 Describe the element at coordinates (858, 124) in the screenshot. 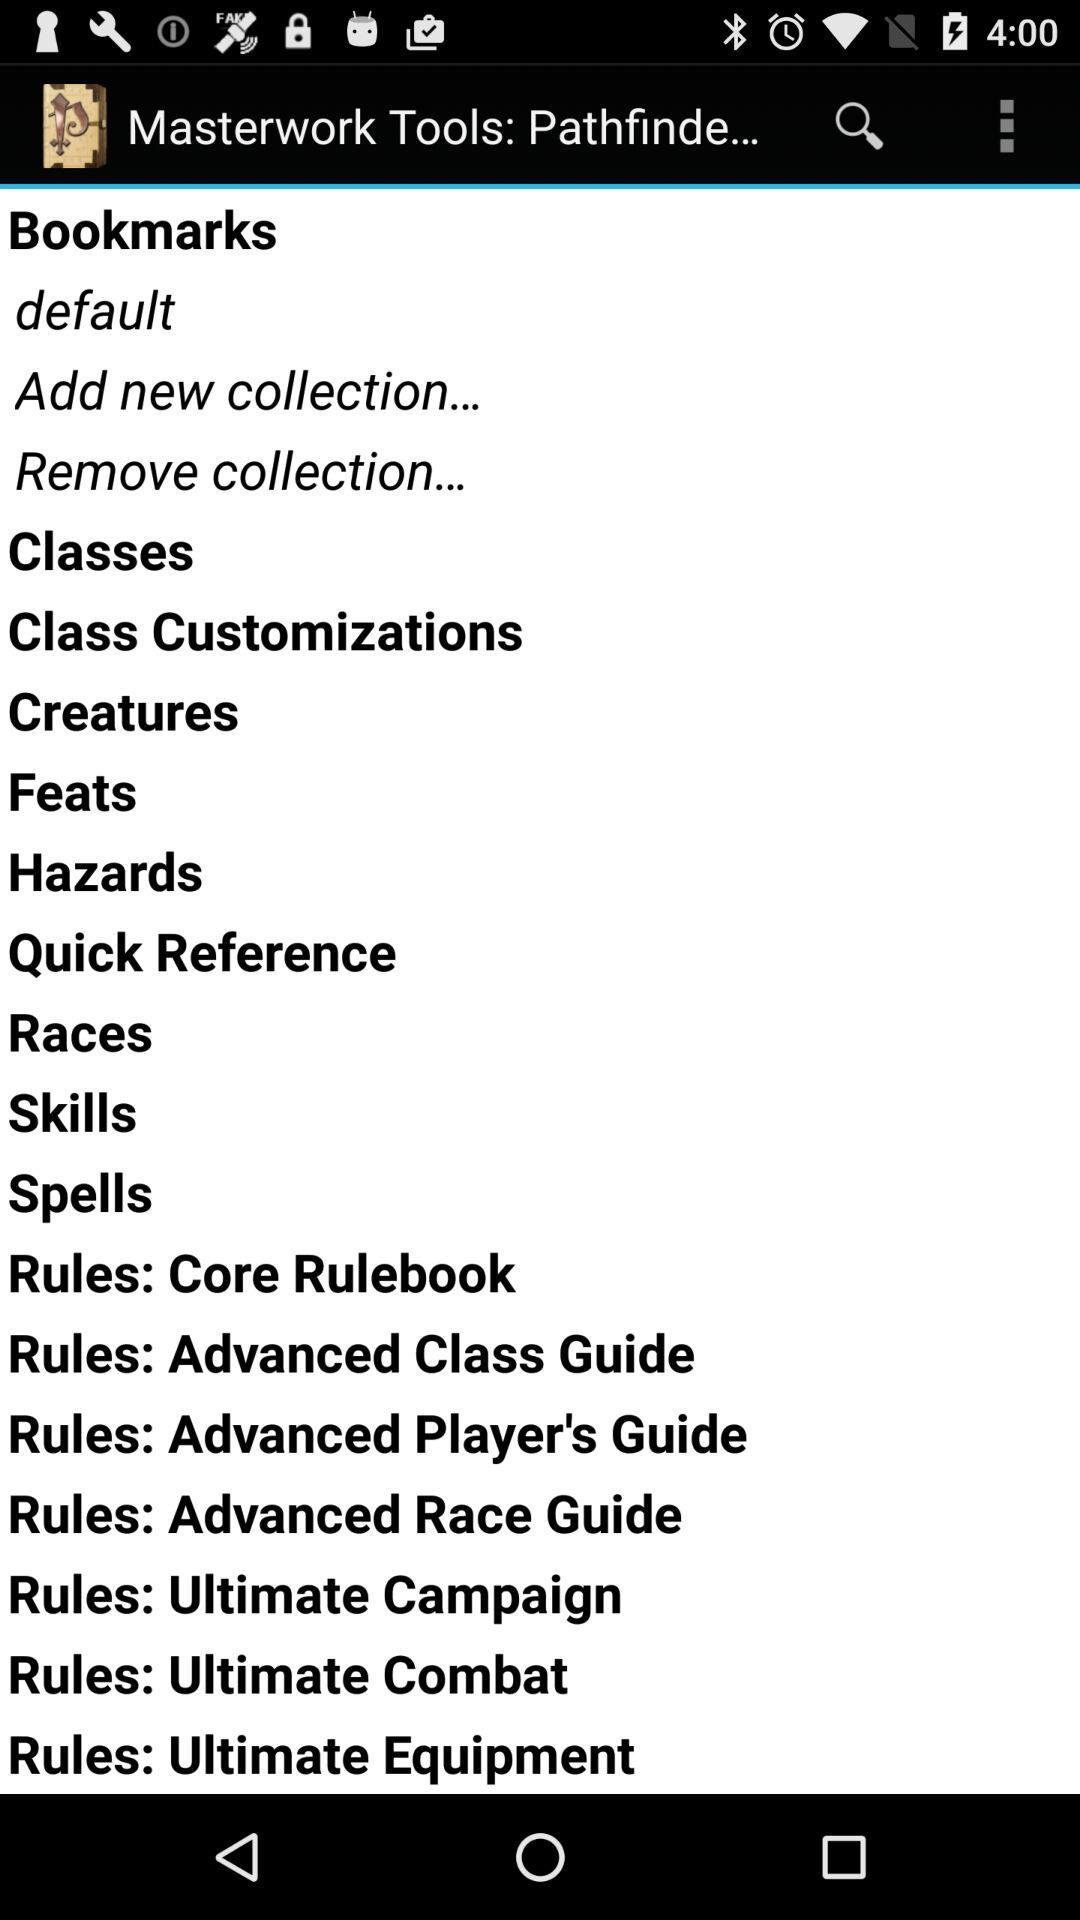

I see `the app next to masterwork tools pathfinder item` at that location.